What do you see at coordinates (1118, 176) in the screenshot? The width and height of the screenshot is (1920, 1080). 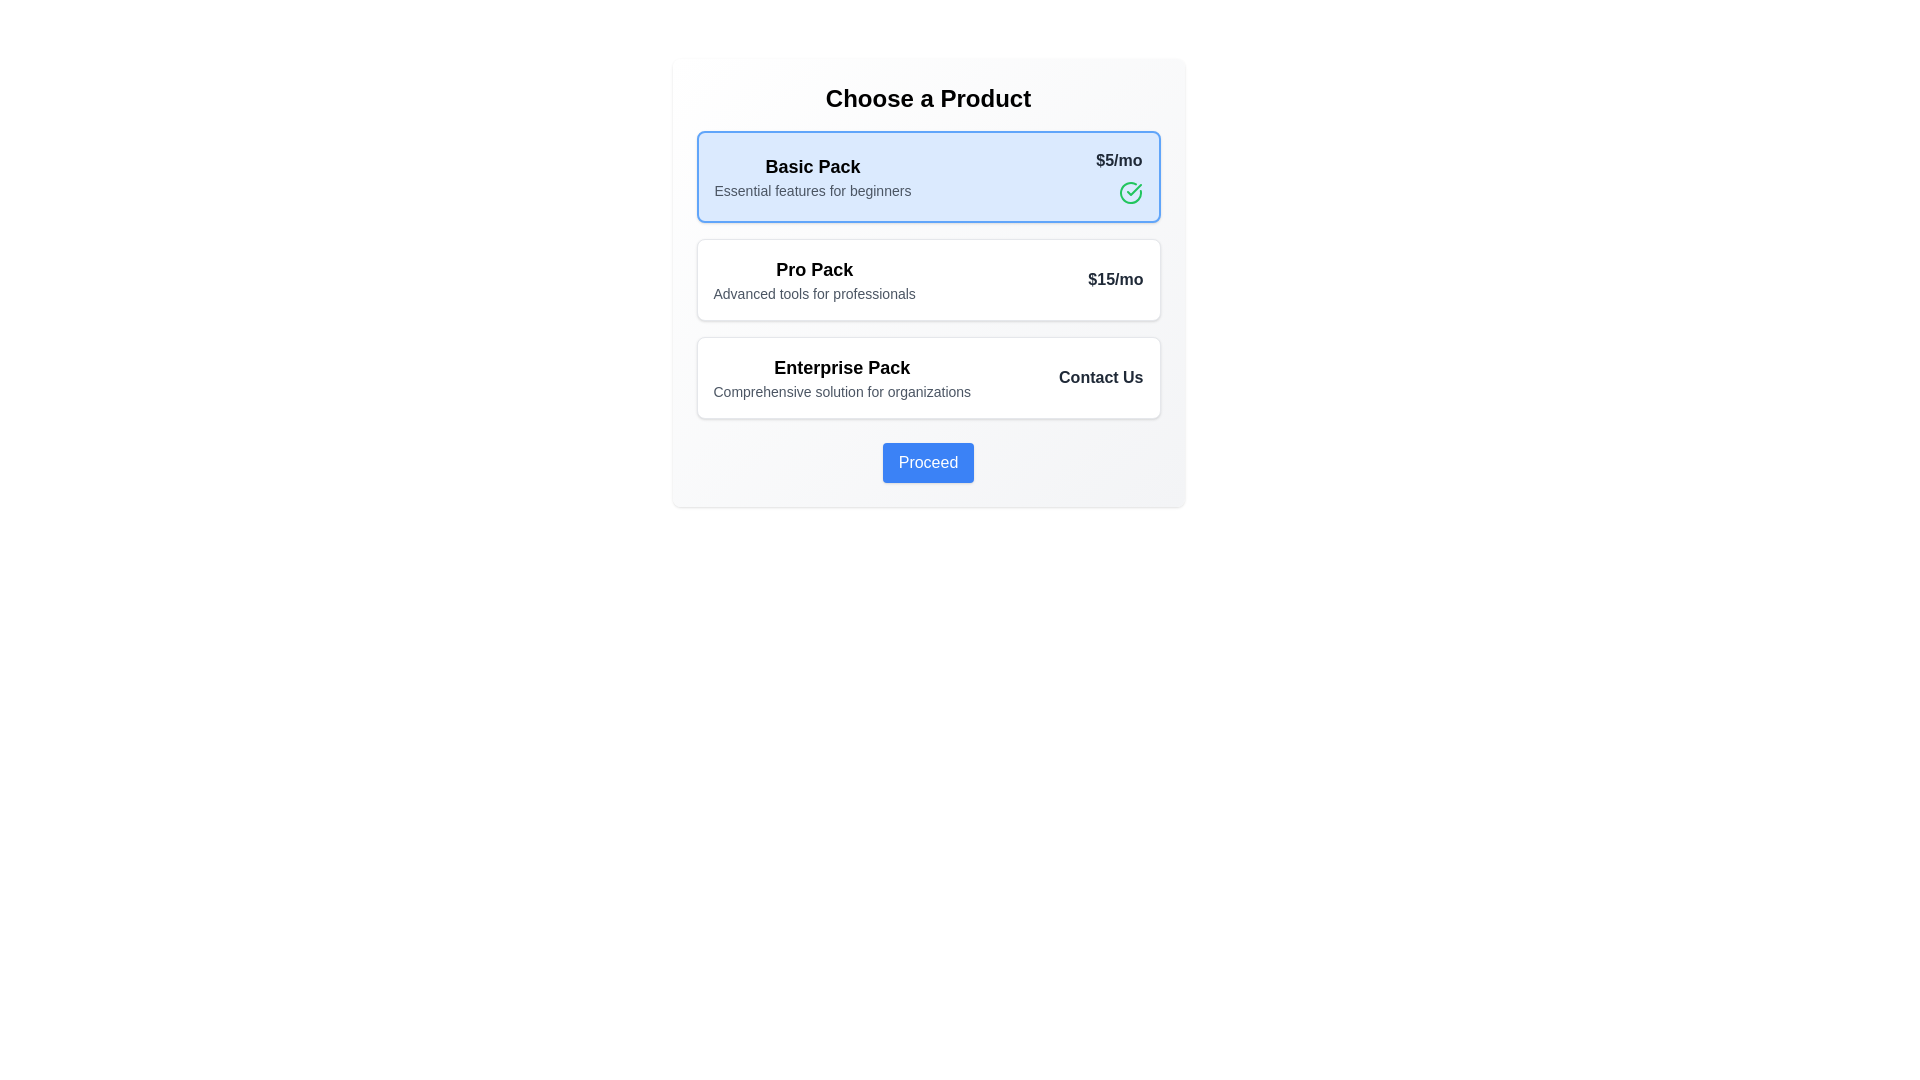 I see `the price label displaying the monthly price for the 'Basic Pack' product option, located at the top-right corner near the 'Basic Pack' title and description` at bounding box center [1118, 176].